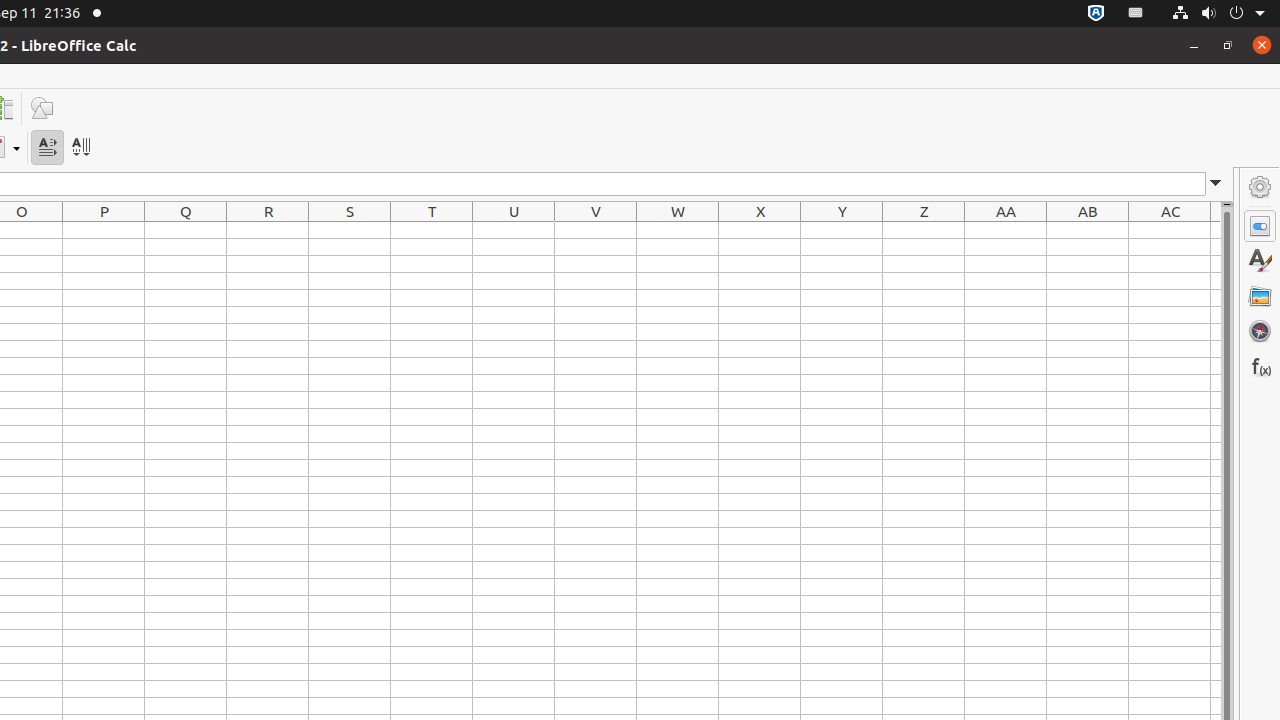 This screenshot has width=1280, height=720. I want to click on 'AA1', so click(1005, 229).